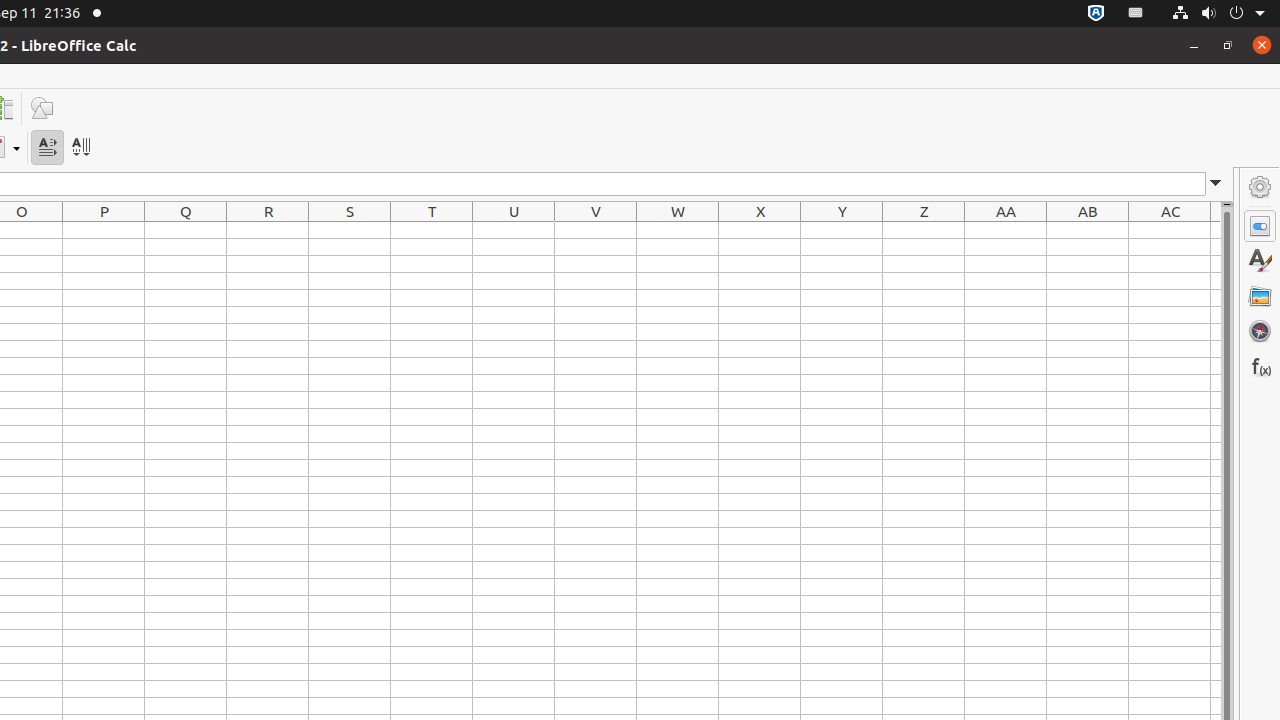 This screenshot has width=1280, height=720. I want to click on 'AA1', so click(1005, 229).